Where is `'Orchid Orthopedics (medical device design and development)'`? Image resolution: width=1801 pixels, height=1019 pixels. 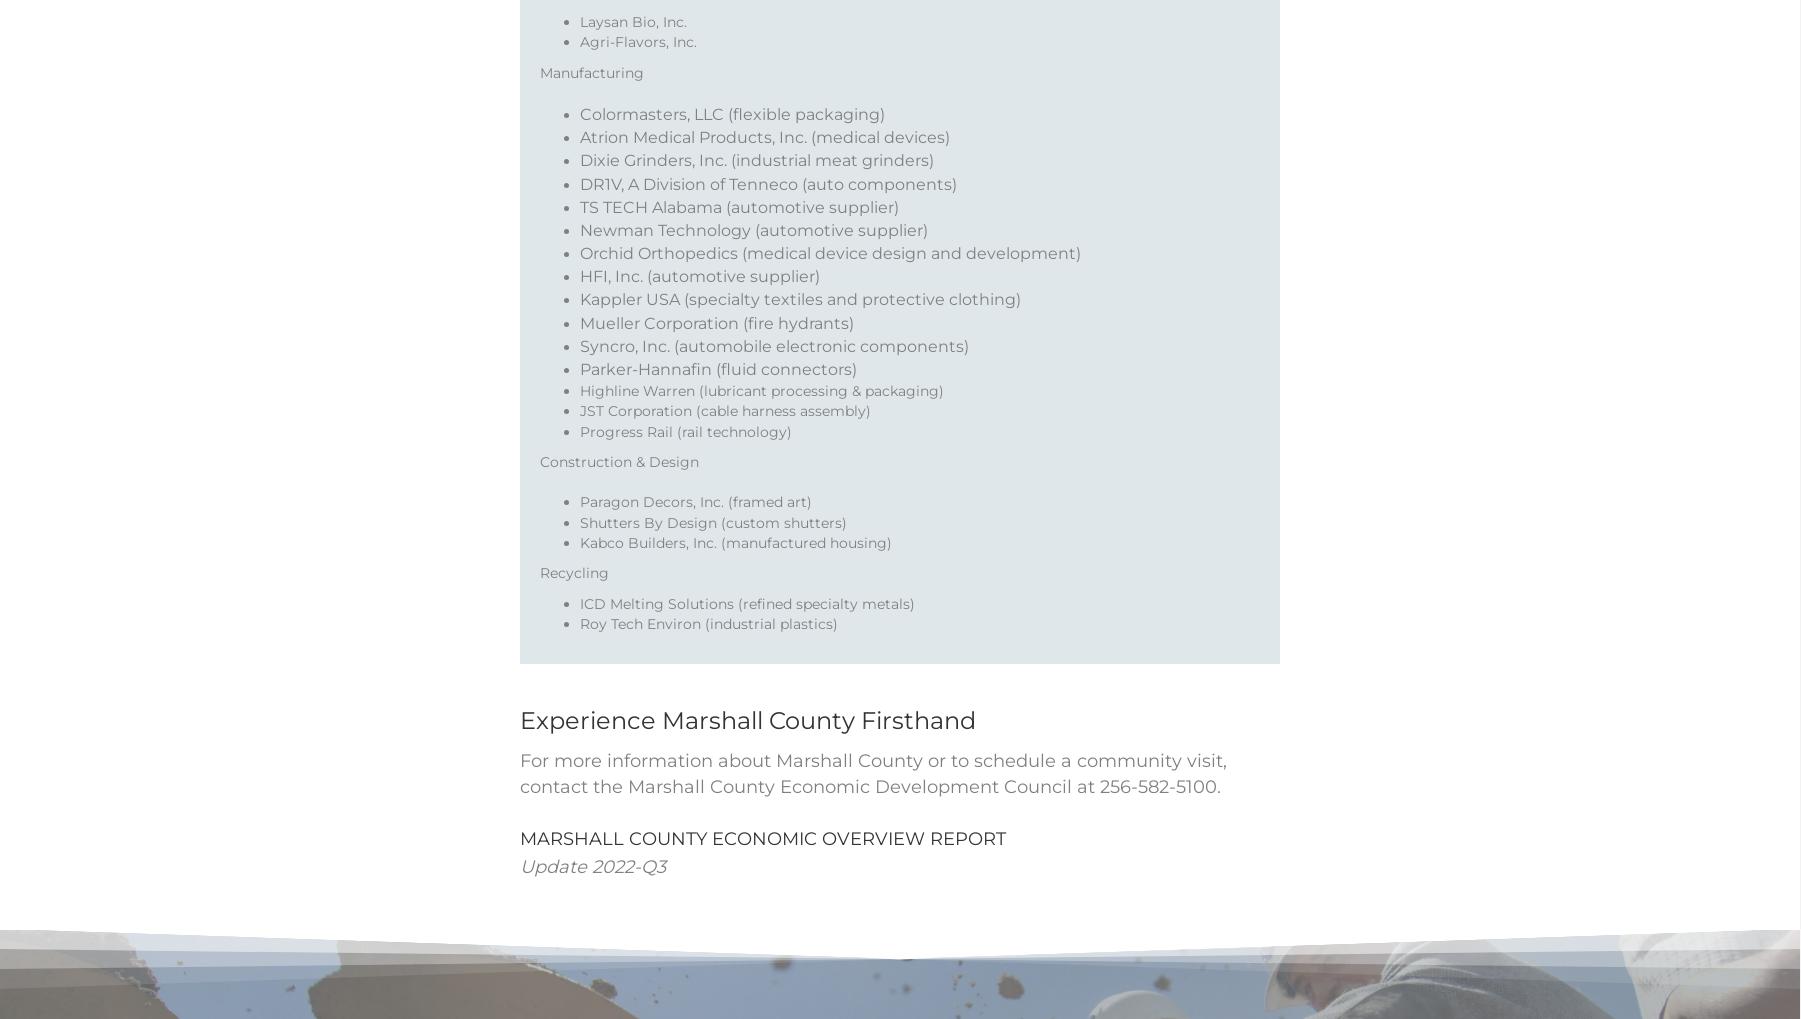
'Orchid Orthopedics (medical device design and development)' is located at coordinates (829, 278).